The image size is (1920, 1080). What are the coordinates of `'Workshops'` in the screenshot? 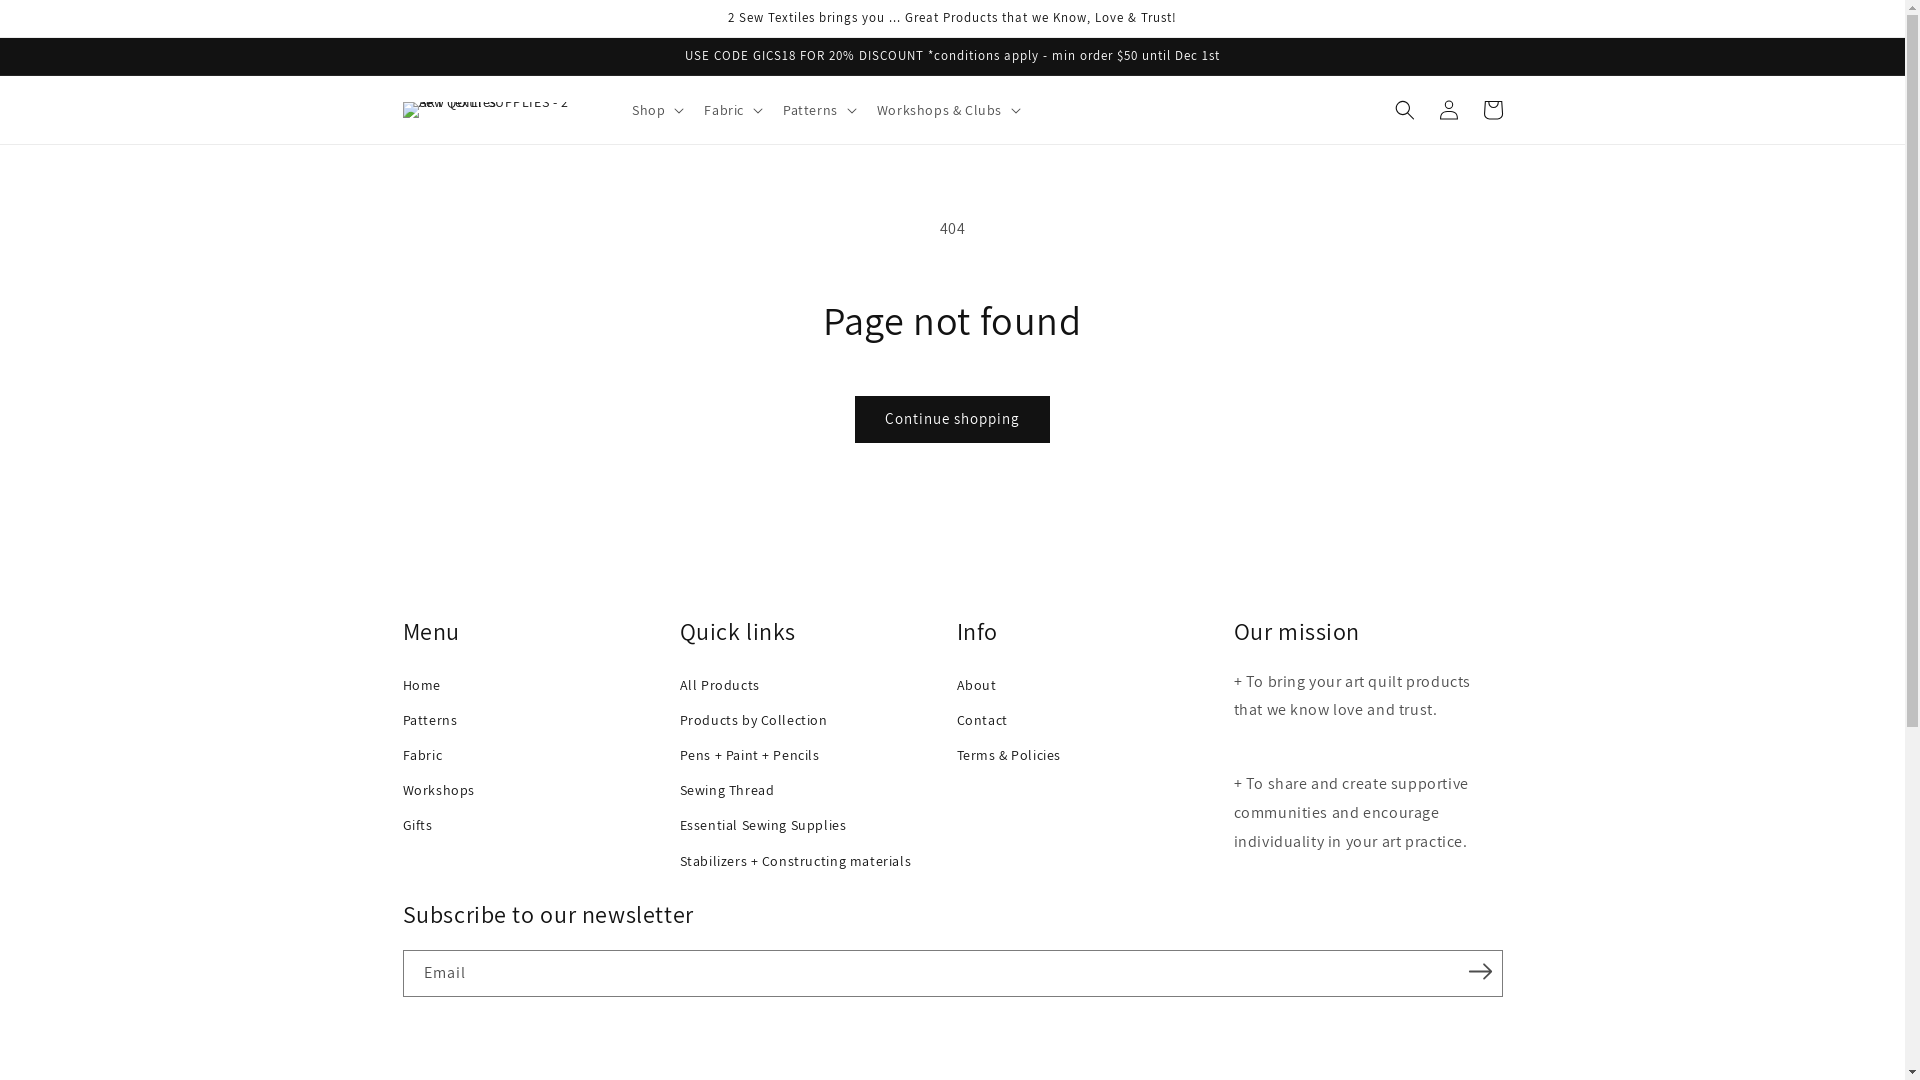 It's located at (401, 789).